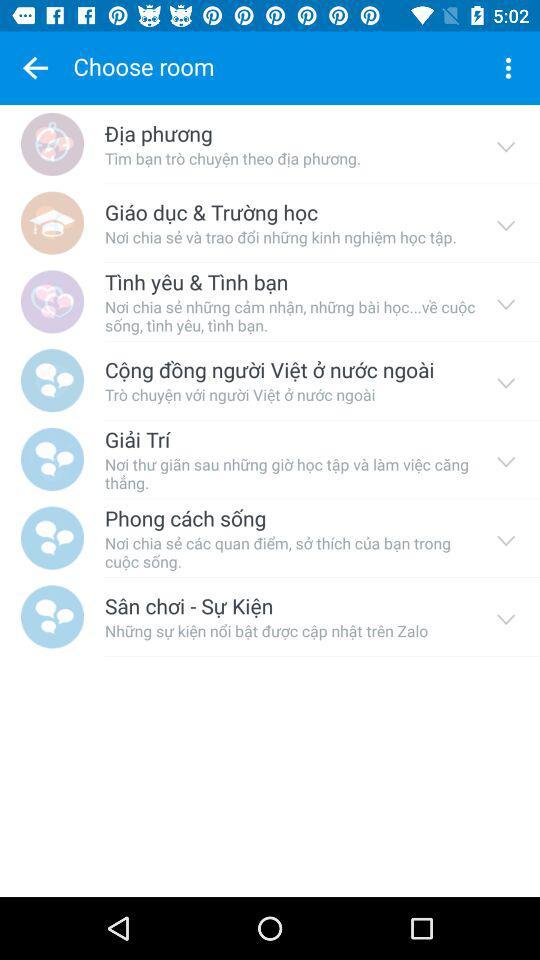  Describe the element at coordinates (35, 68) in the screenshot. I see `to go back` at that location.